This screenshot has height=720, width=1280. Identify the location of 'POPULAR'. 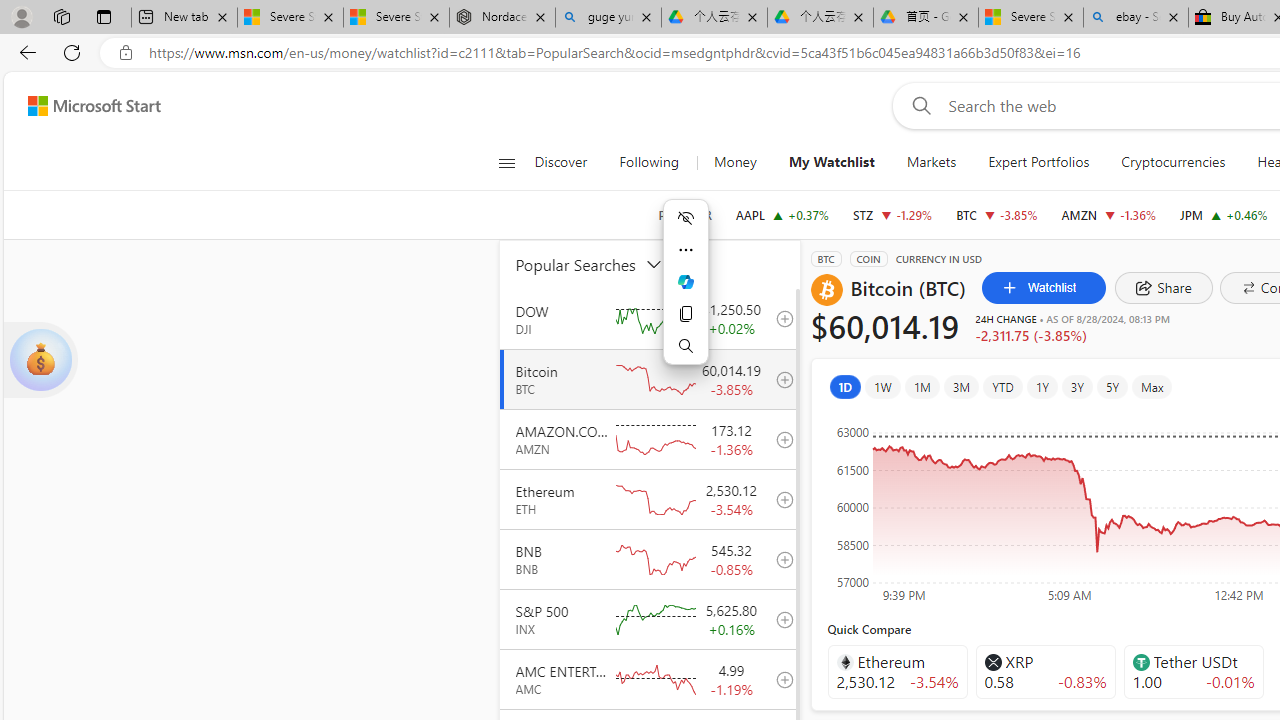
(684, 215).